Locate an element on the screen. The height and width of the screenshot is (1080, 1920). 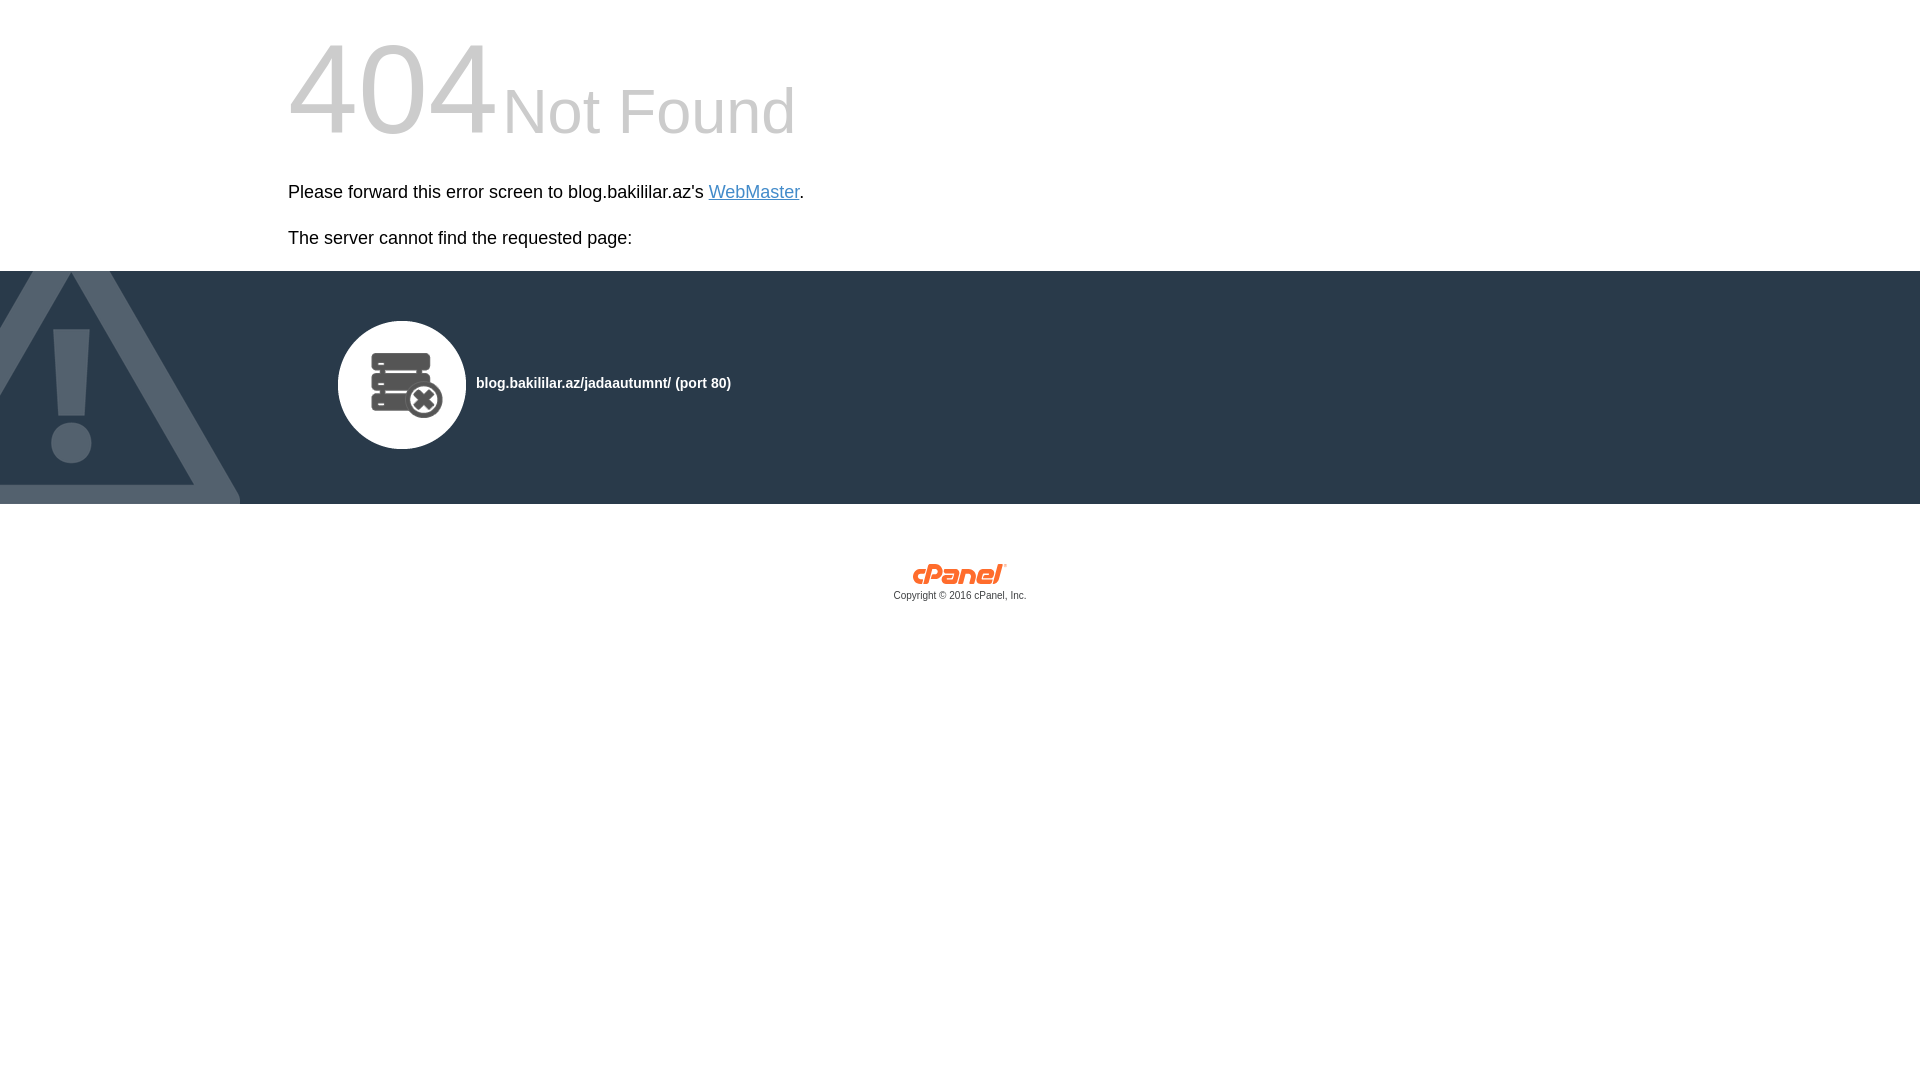
'WebMaster' is located at coordinates (753, 192).